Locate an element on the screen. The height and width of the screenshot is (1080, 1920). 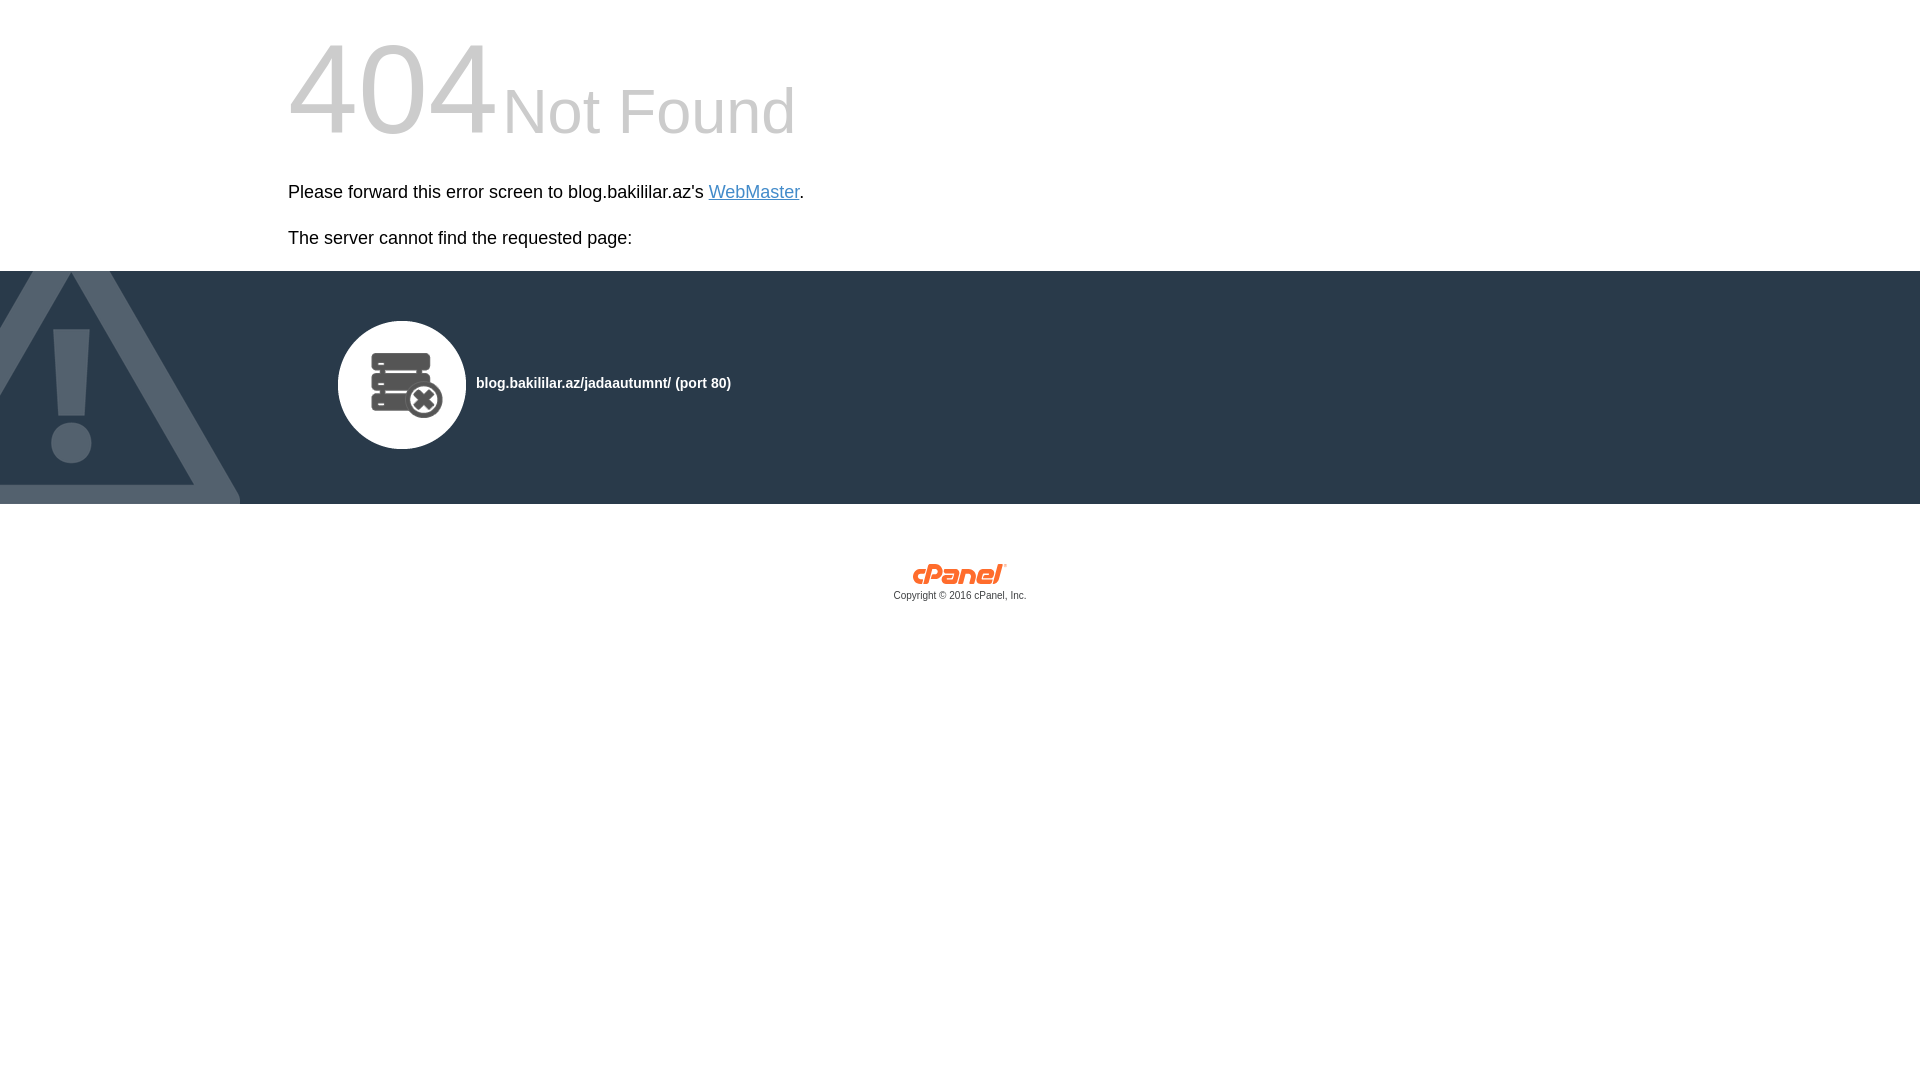
'WebMaster' is located at coordinates (753, 192).